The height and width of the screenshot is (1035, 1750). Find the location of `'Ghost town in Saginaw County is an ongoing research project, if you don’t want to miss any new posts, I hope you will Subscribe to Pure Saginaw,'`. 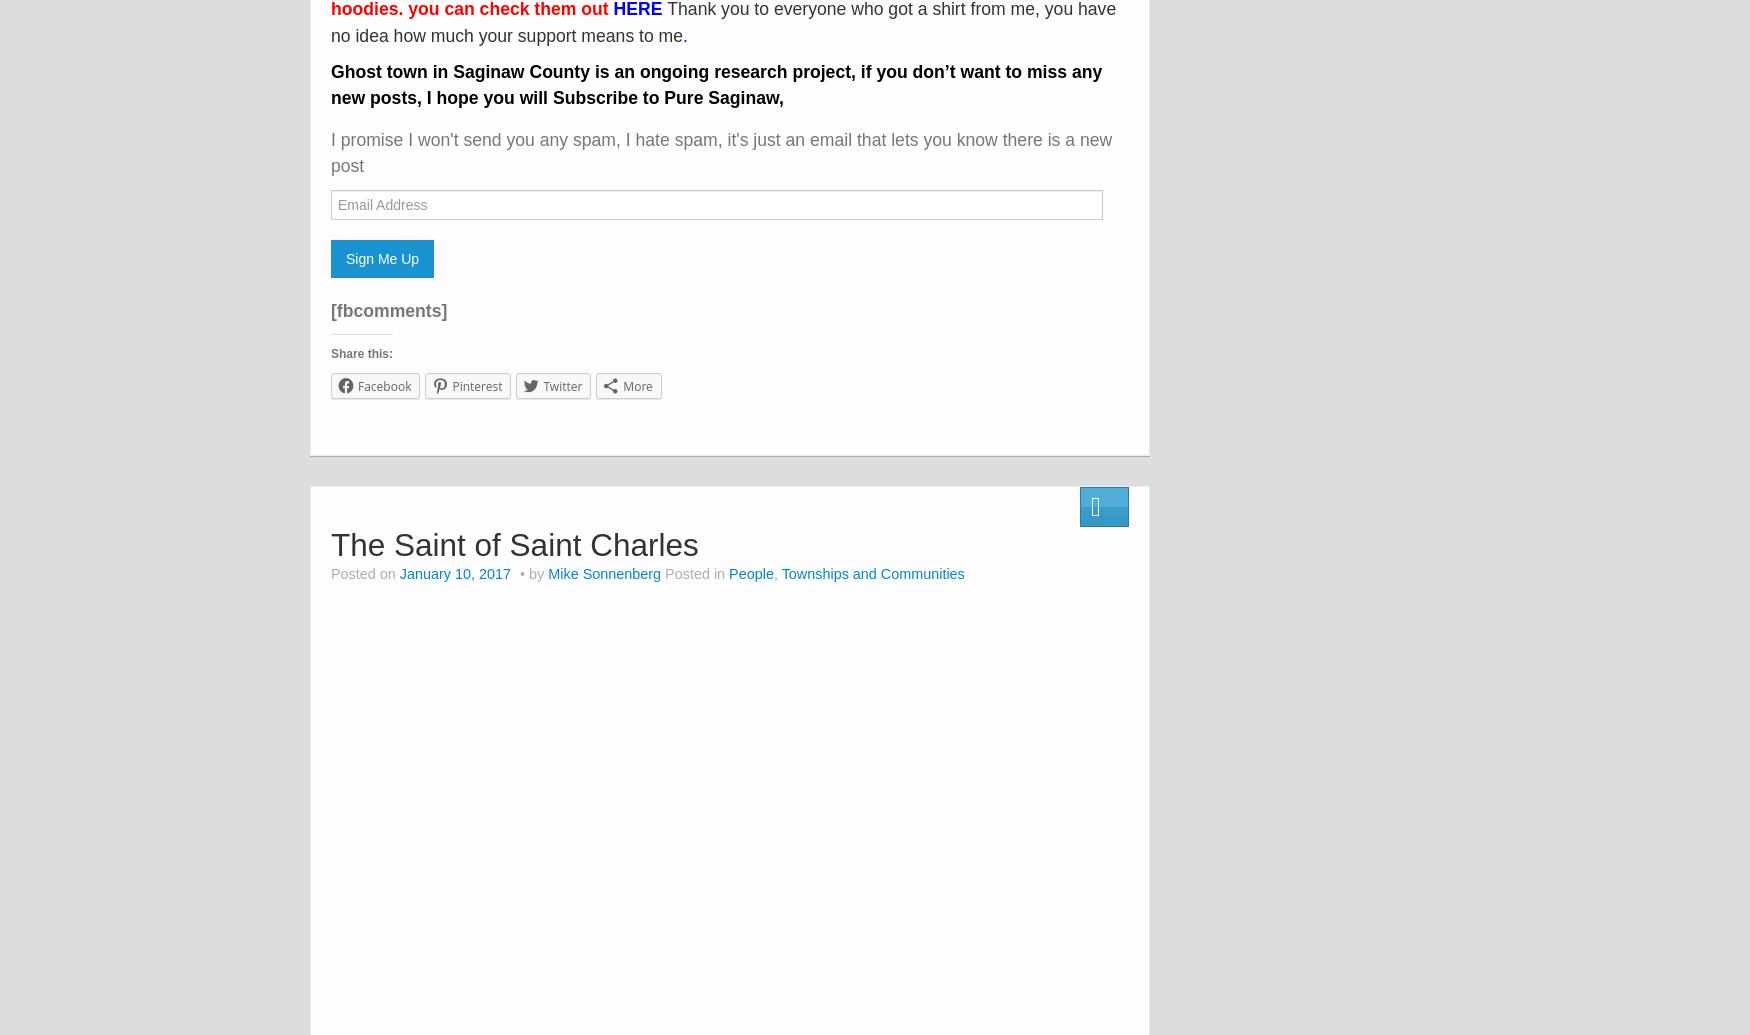

'Ghost town in Saginaw County is an ongoing research project, if you don’t want to miss any new posts, I hope you will Subscribe to Pure Saginaw,' is located at coordinates (330, 84).